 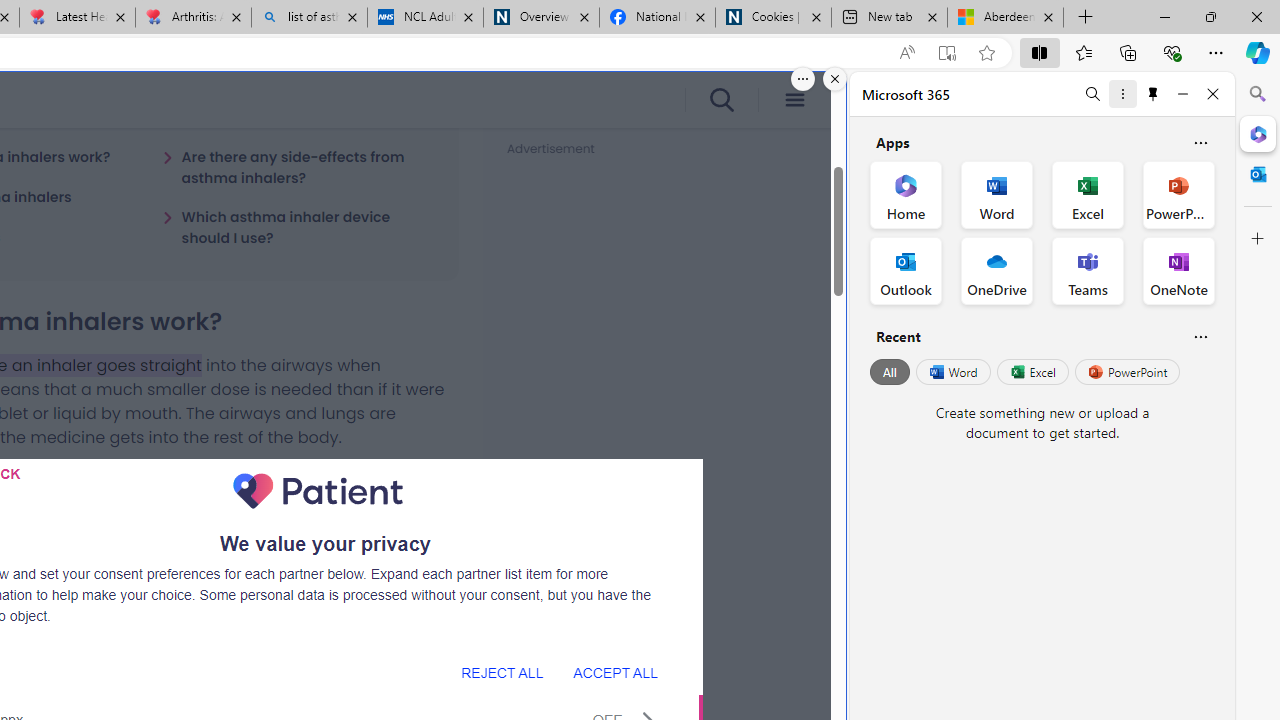 I want to click on 'Close split screen.', so click(x=835, y=78).